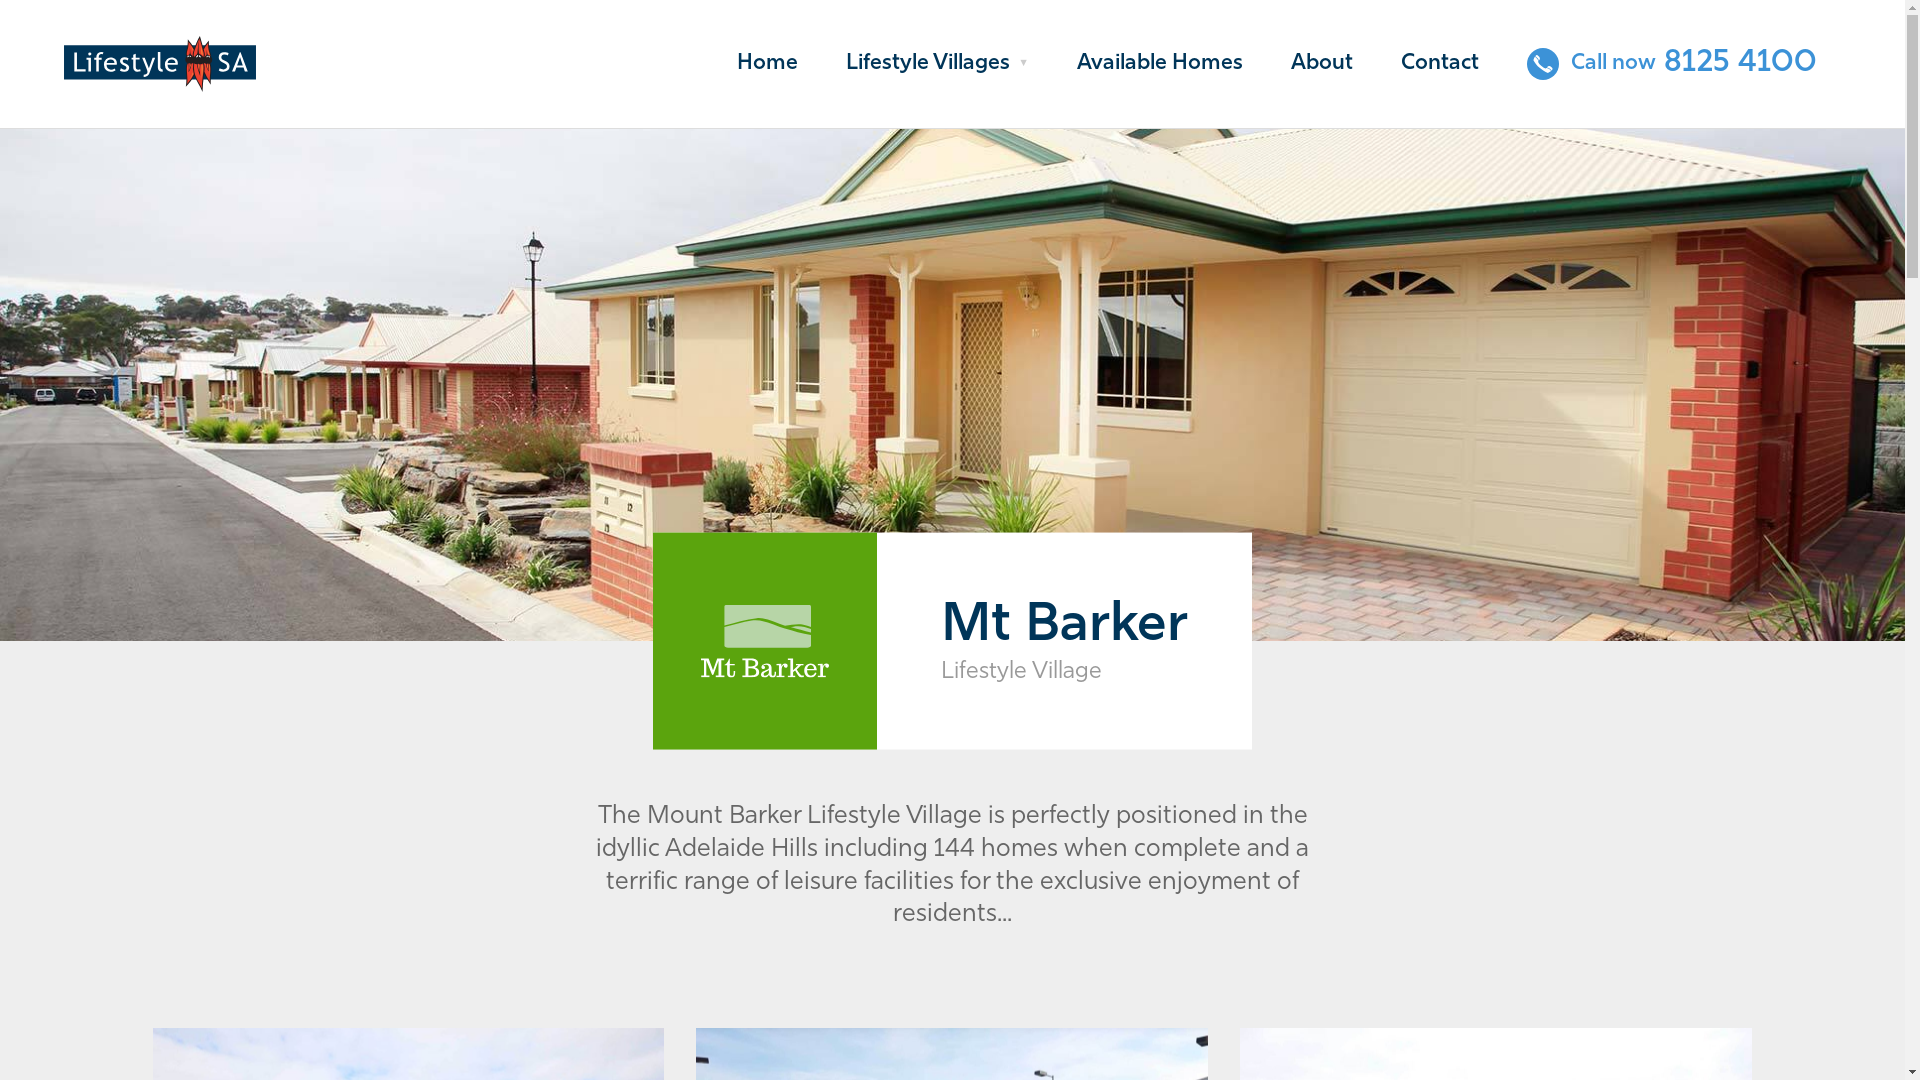 The width and height of the screenshot is (1920, 1080). Describe the element at coordinates (1321, 63) in the screenshot. I see `'About'` at that location.